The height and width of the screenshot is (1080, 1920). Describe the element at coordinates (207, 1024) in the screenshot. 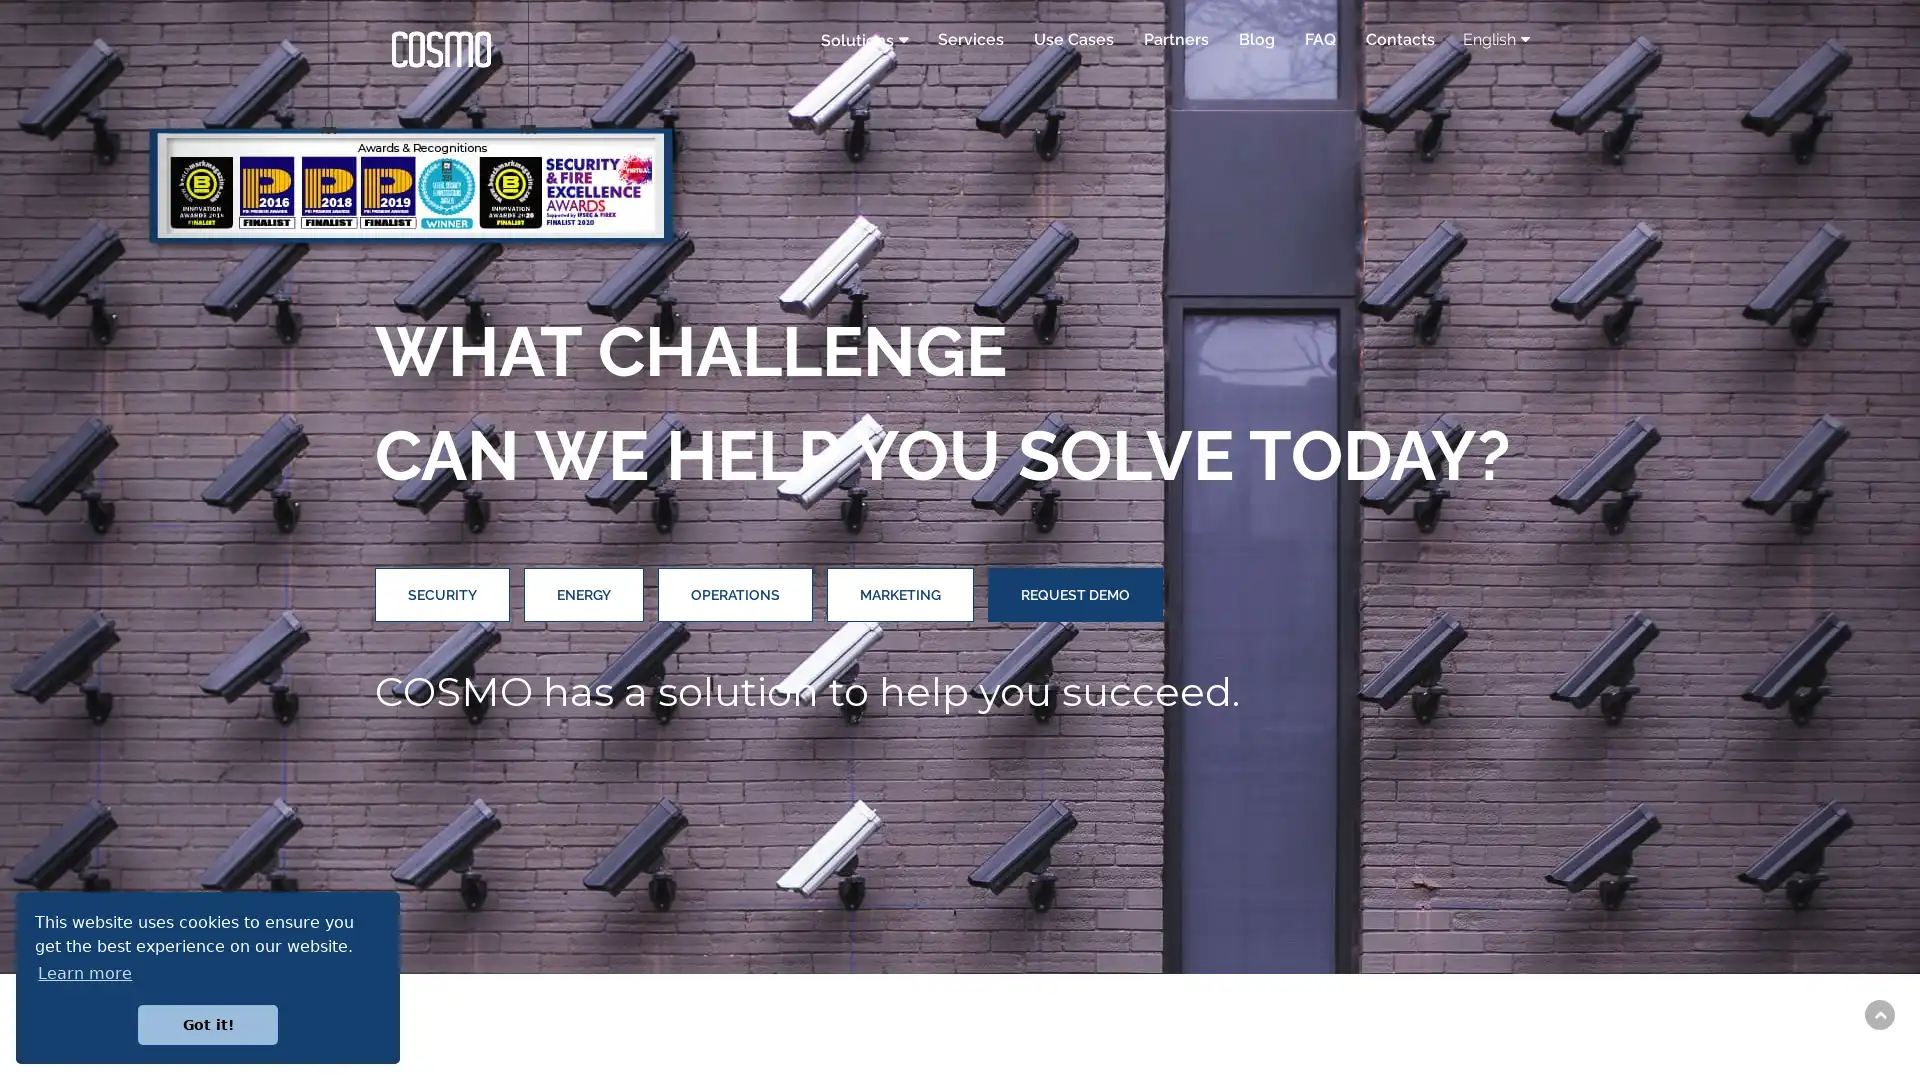

I see `dismiss cookie message` at that location.